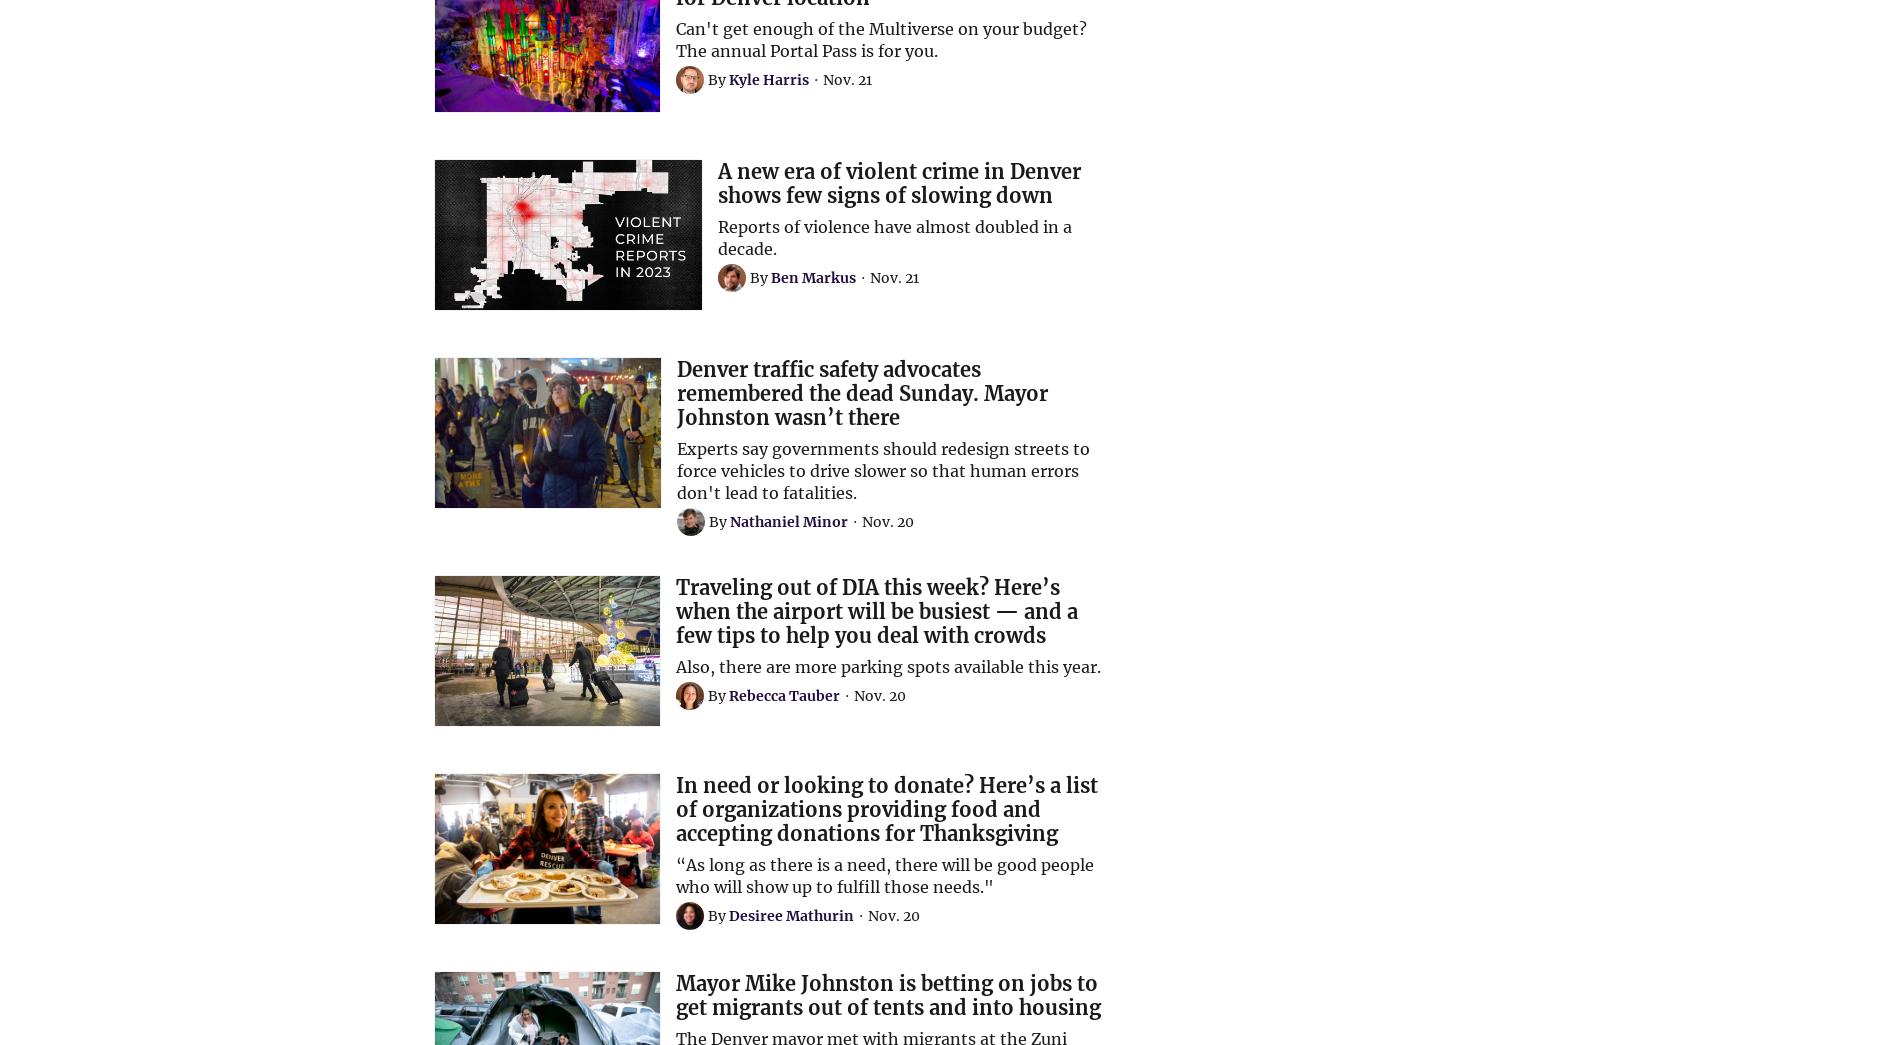 Image resolution: width=1900 pixels, height=1045 pixels. I want to click on 'Can't get enough of the Multiverse on your budget? The annual Portal Pass is for you.', so click(676, 39).